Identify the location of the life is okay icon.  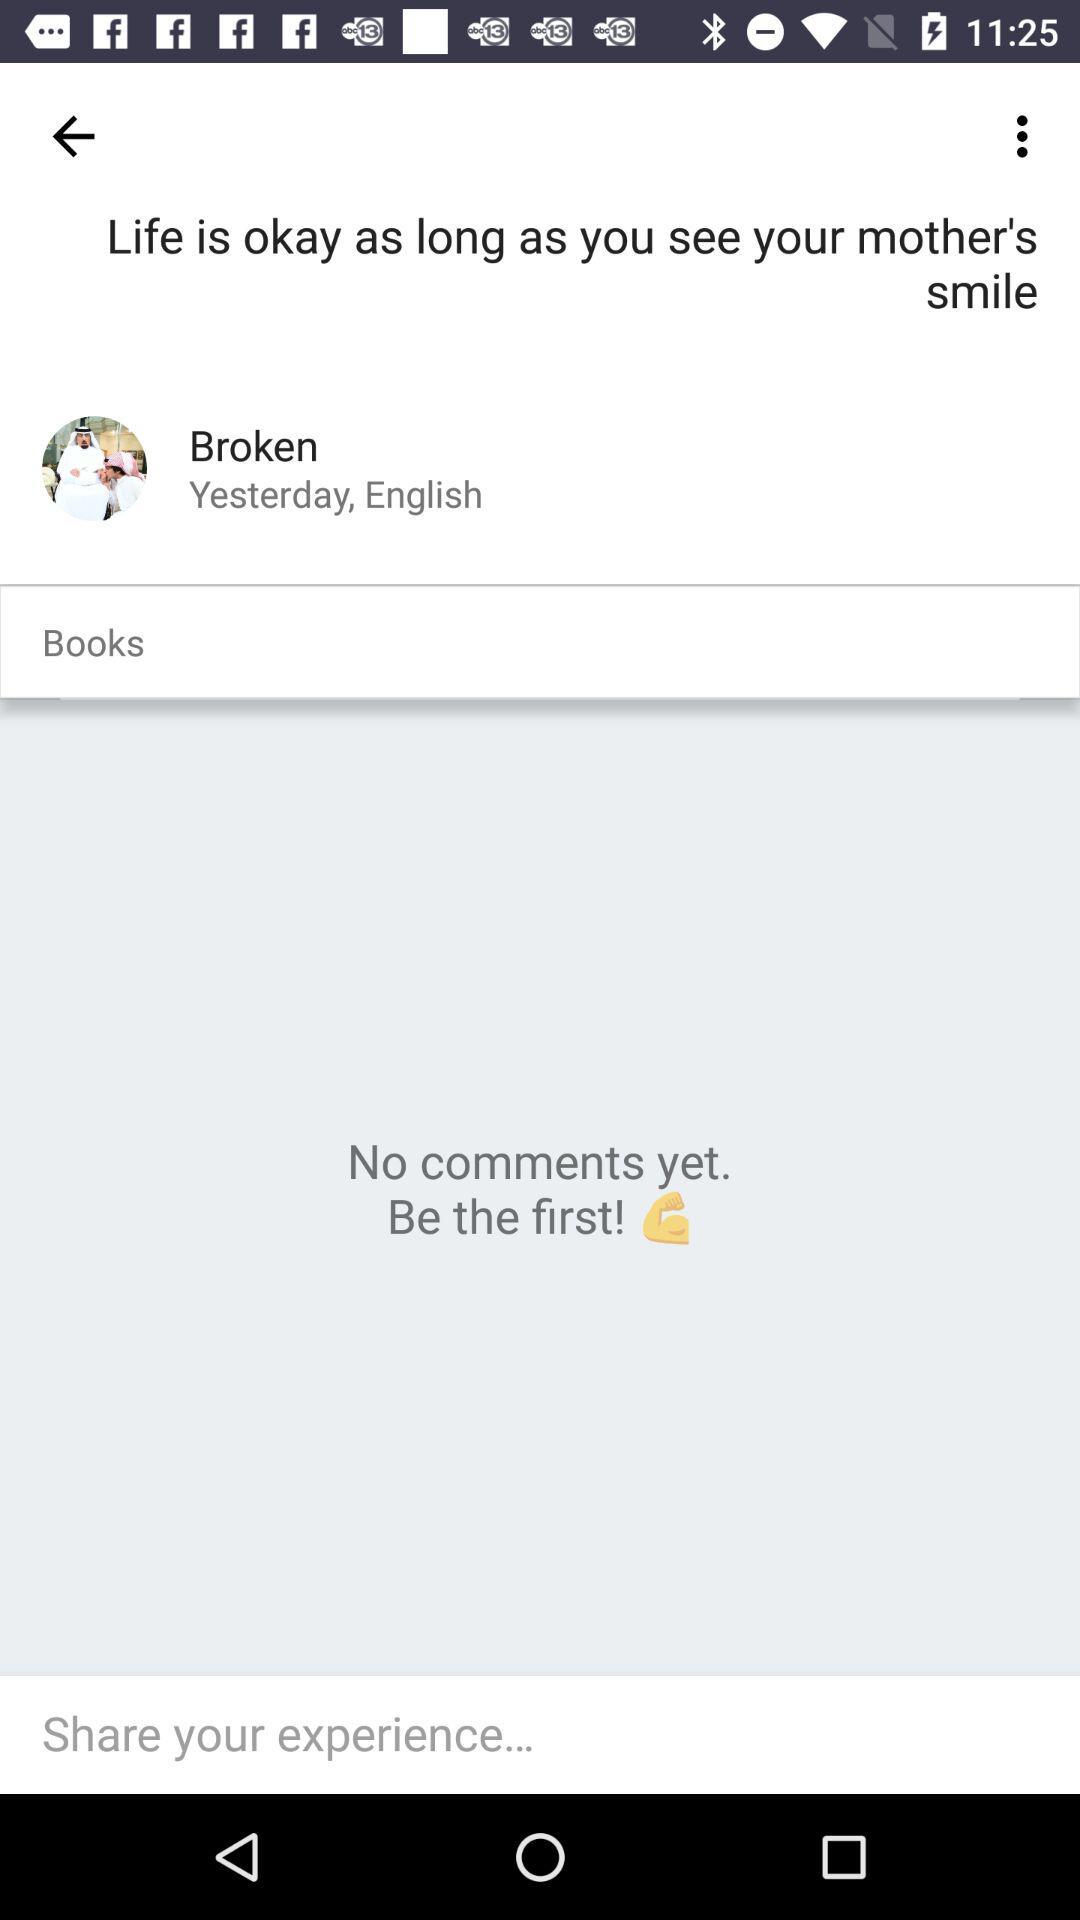
(540, 291).